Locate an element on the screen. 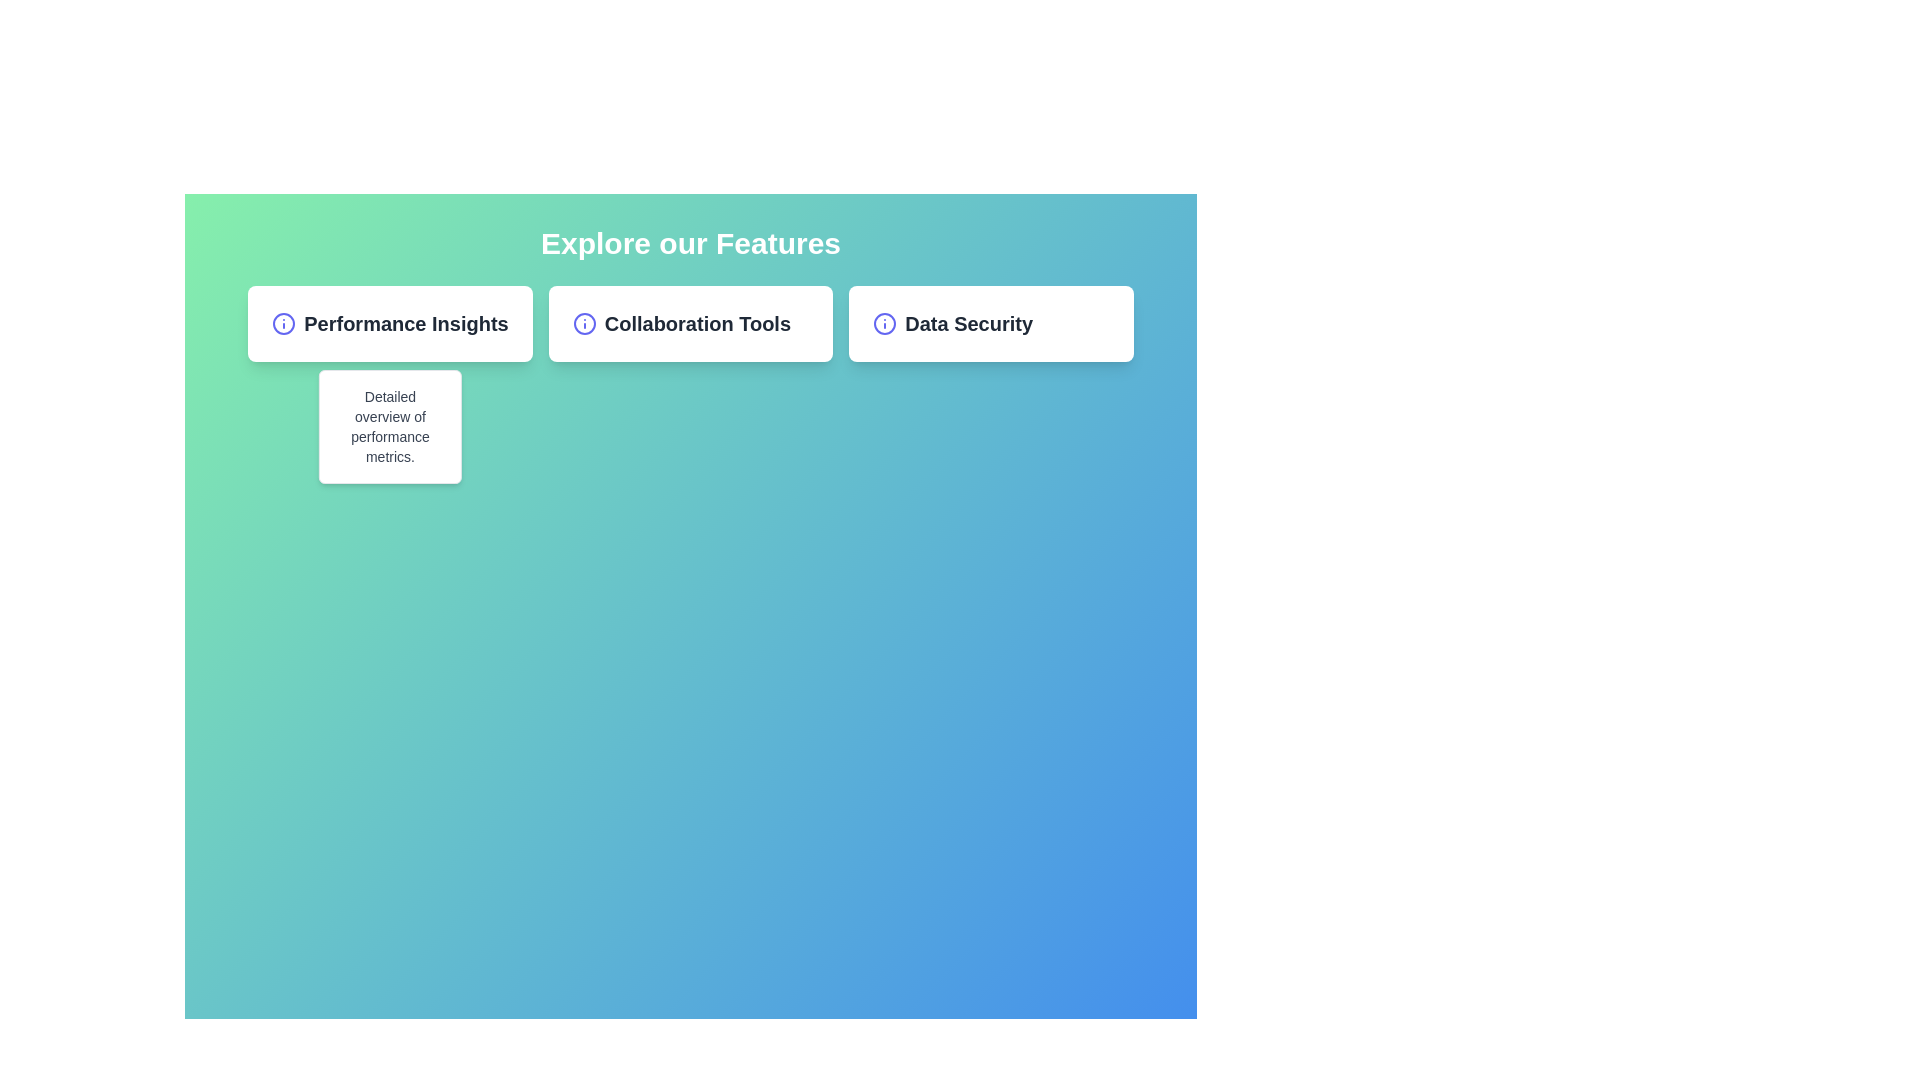  'Data Security' text label with an information icon located in the rightmost card under 'Explore our Features.' is located at coordinates (991, 323).